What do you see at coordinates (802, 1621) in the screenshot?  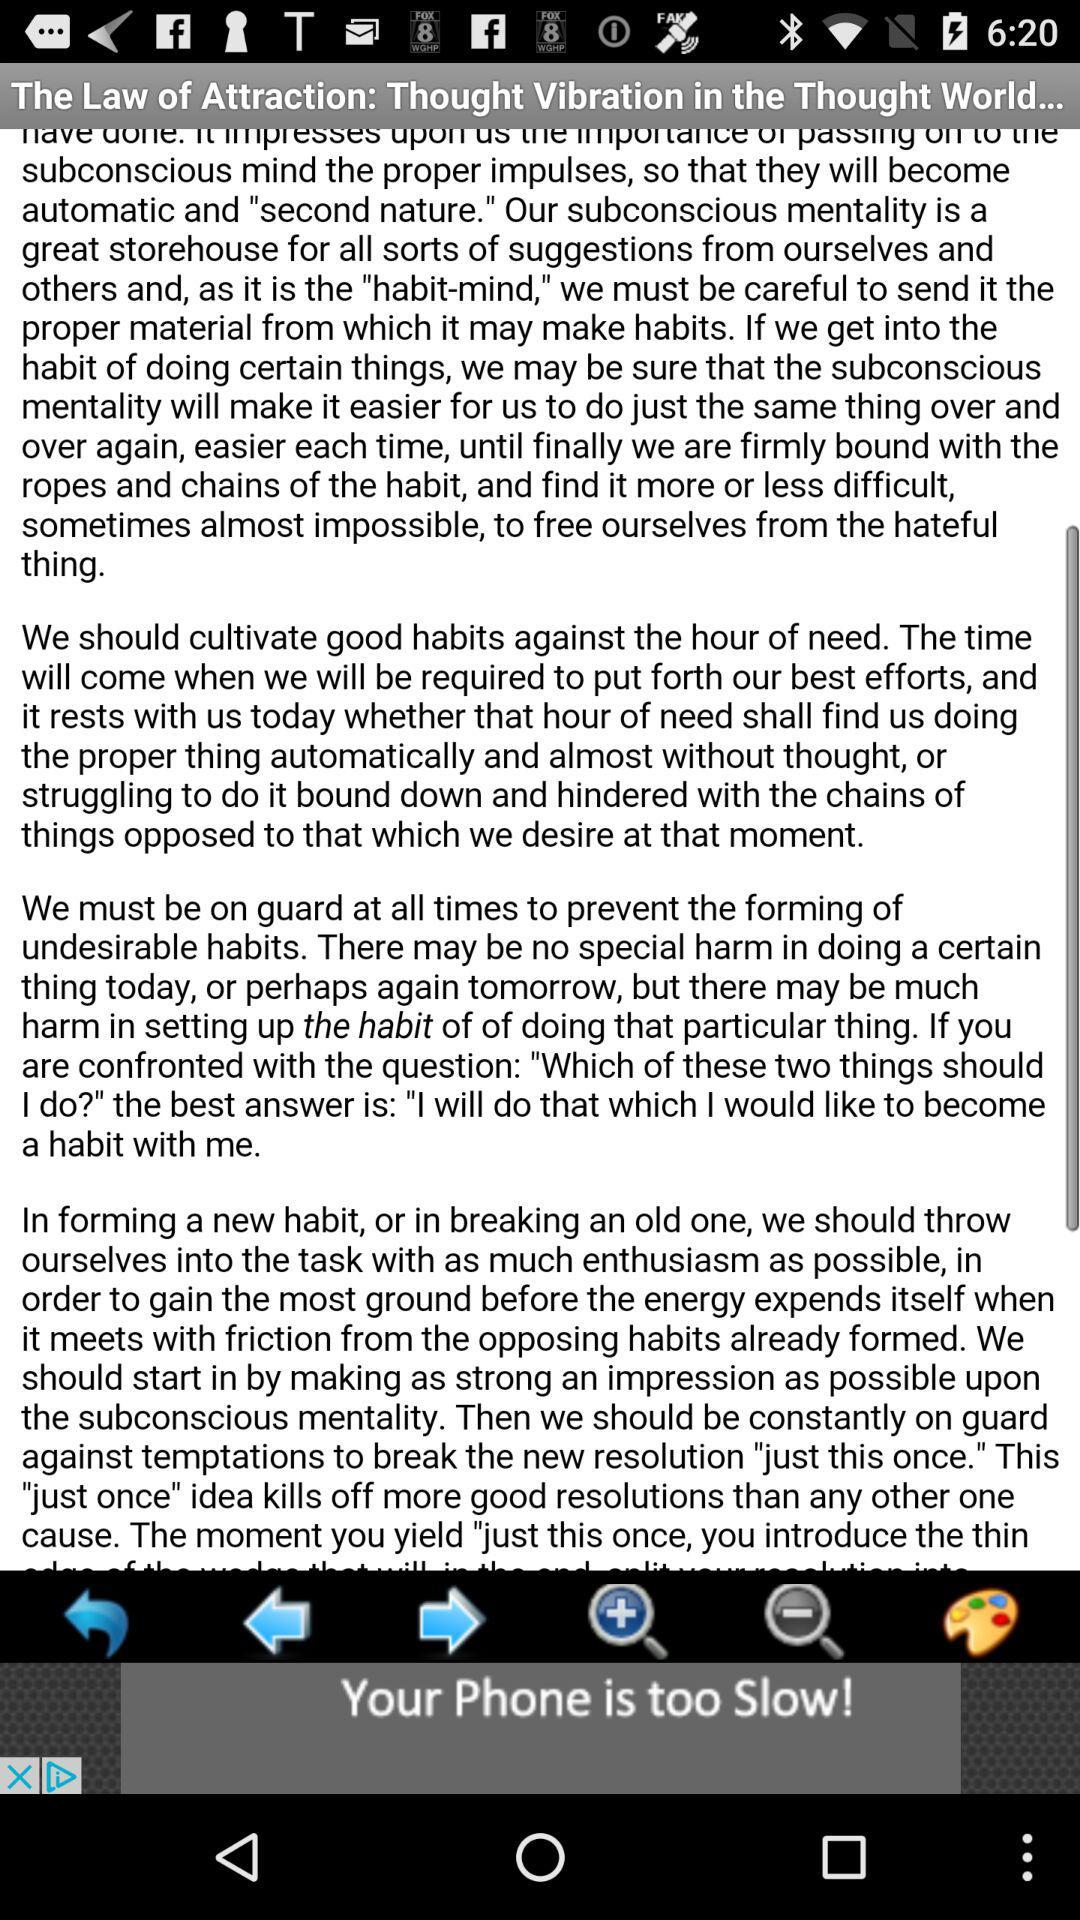 I see `reduce image` at bounding box center [802, 1621].